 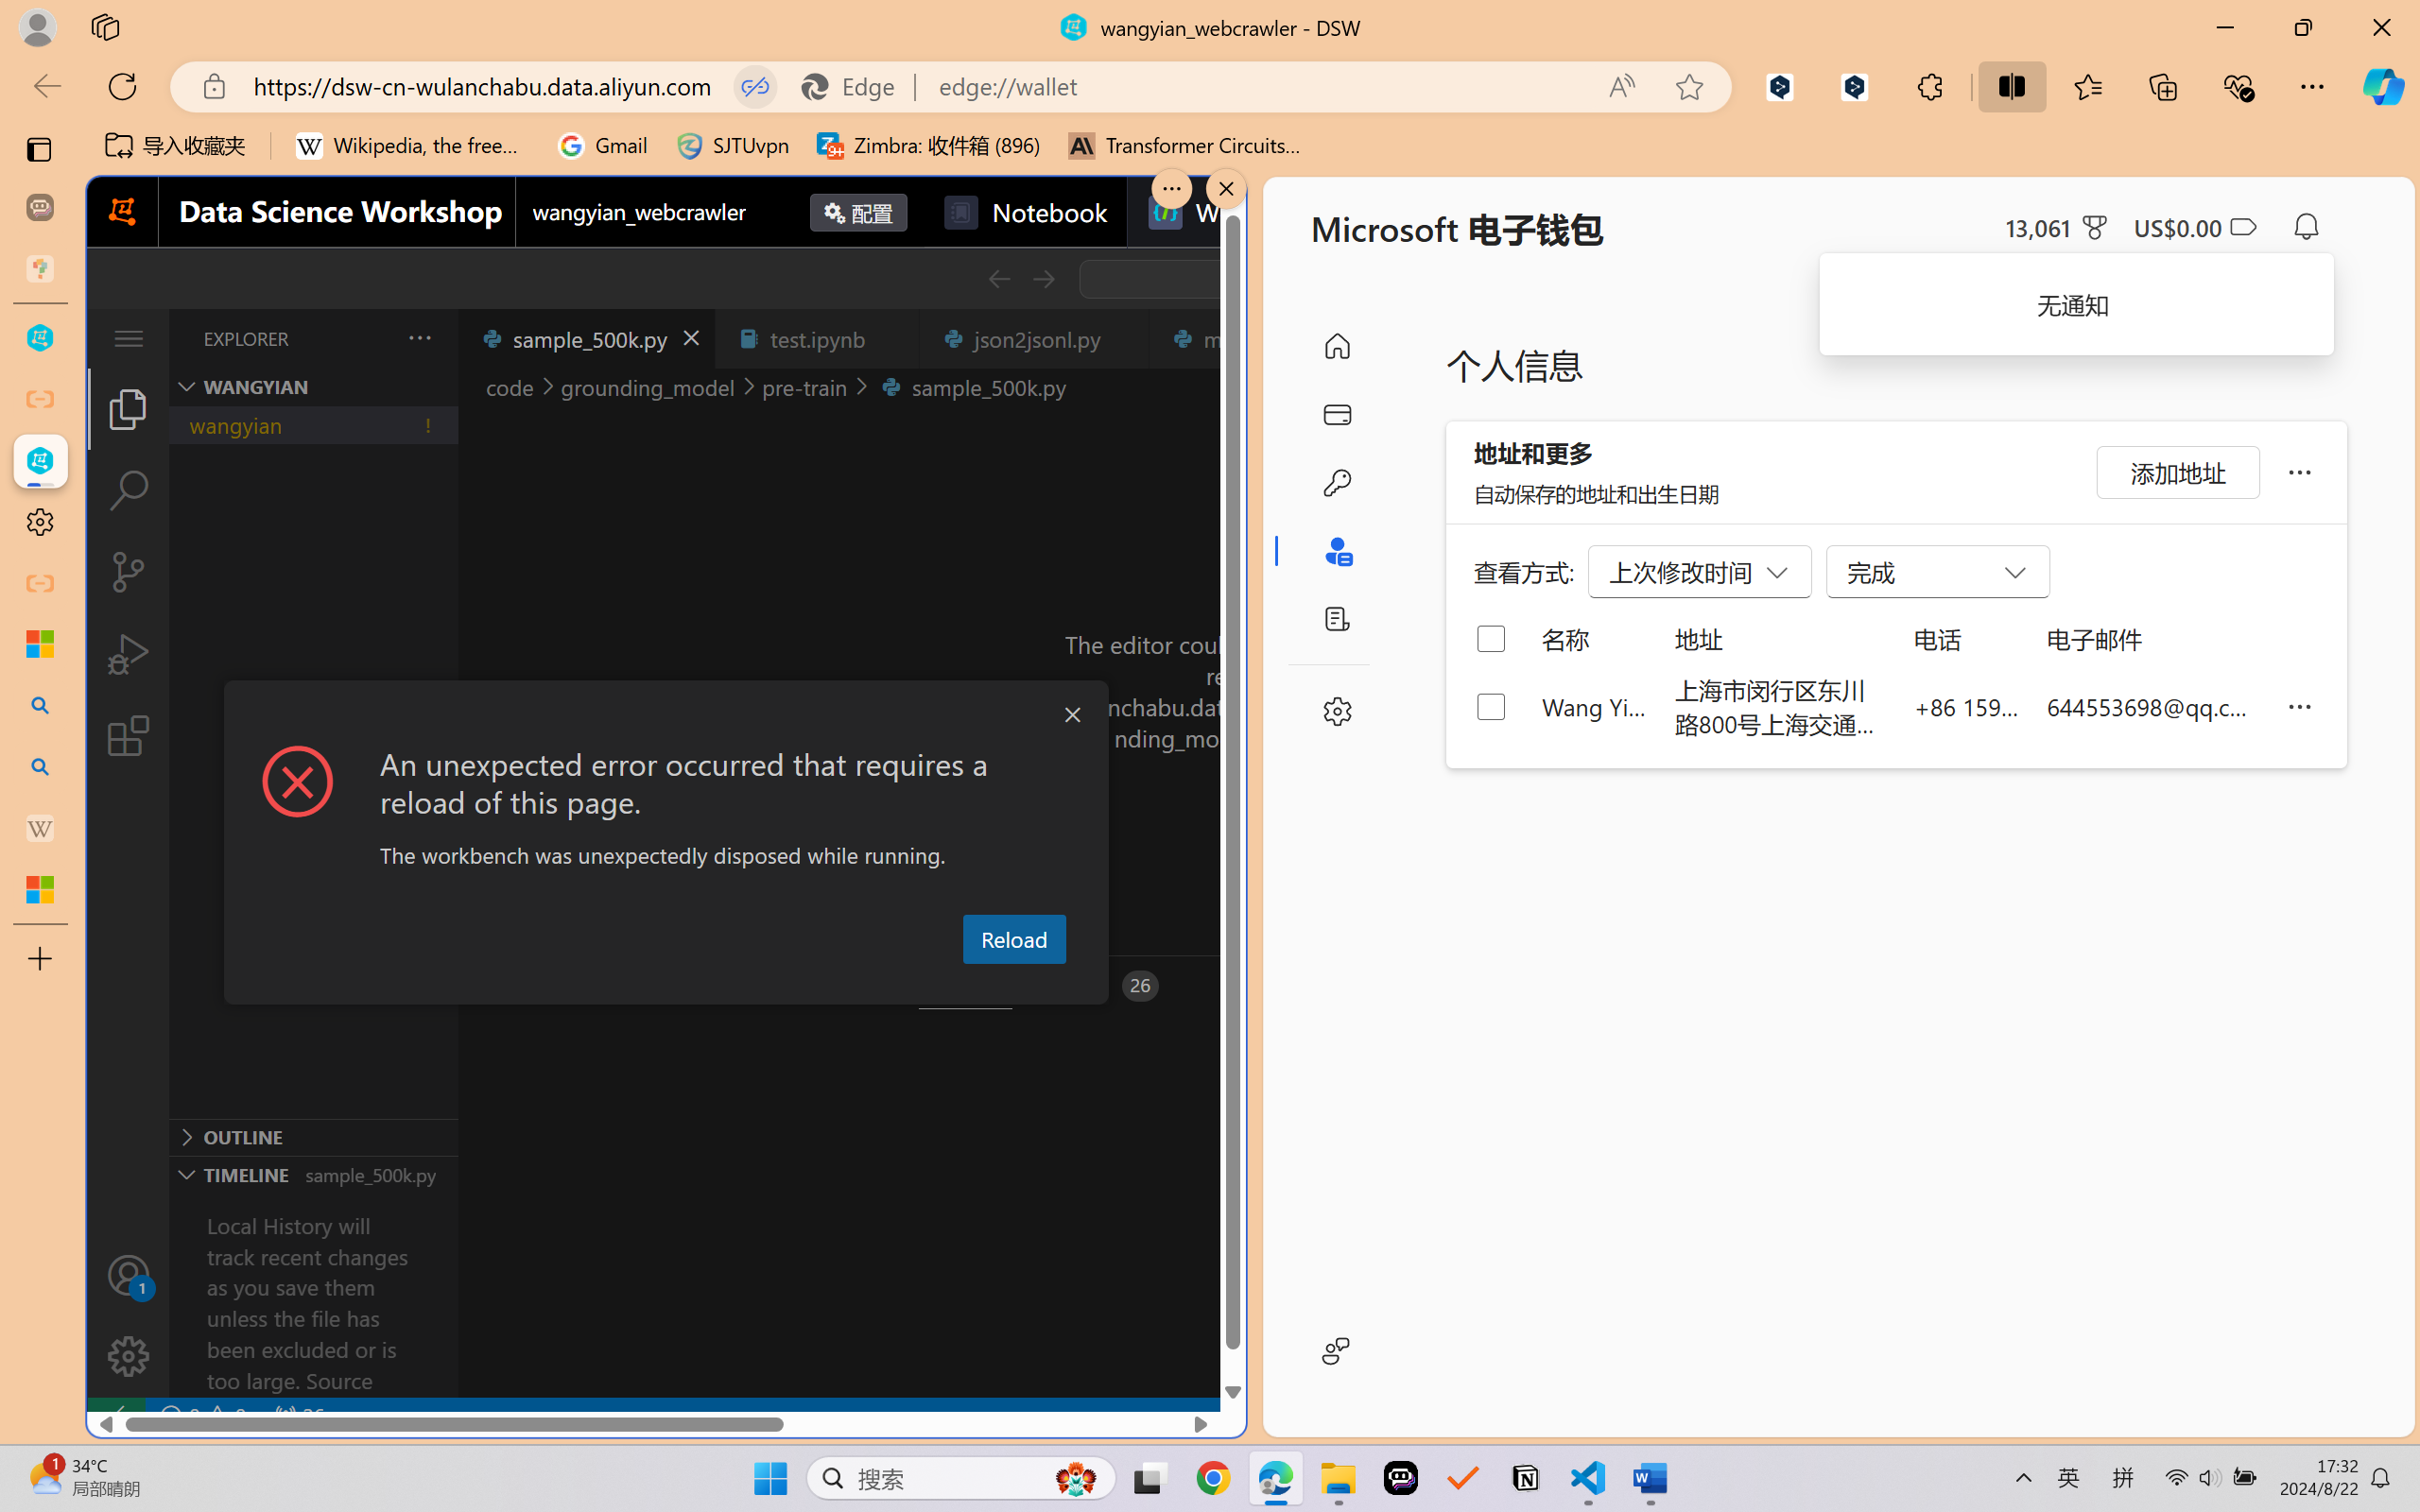 What do you see at coordinates (1965, 705) in the screenshot?
I see `'+86 159 0032 4640'` at bounding box center [1965, 705].